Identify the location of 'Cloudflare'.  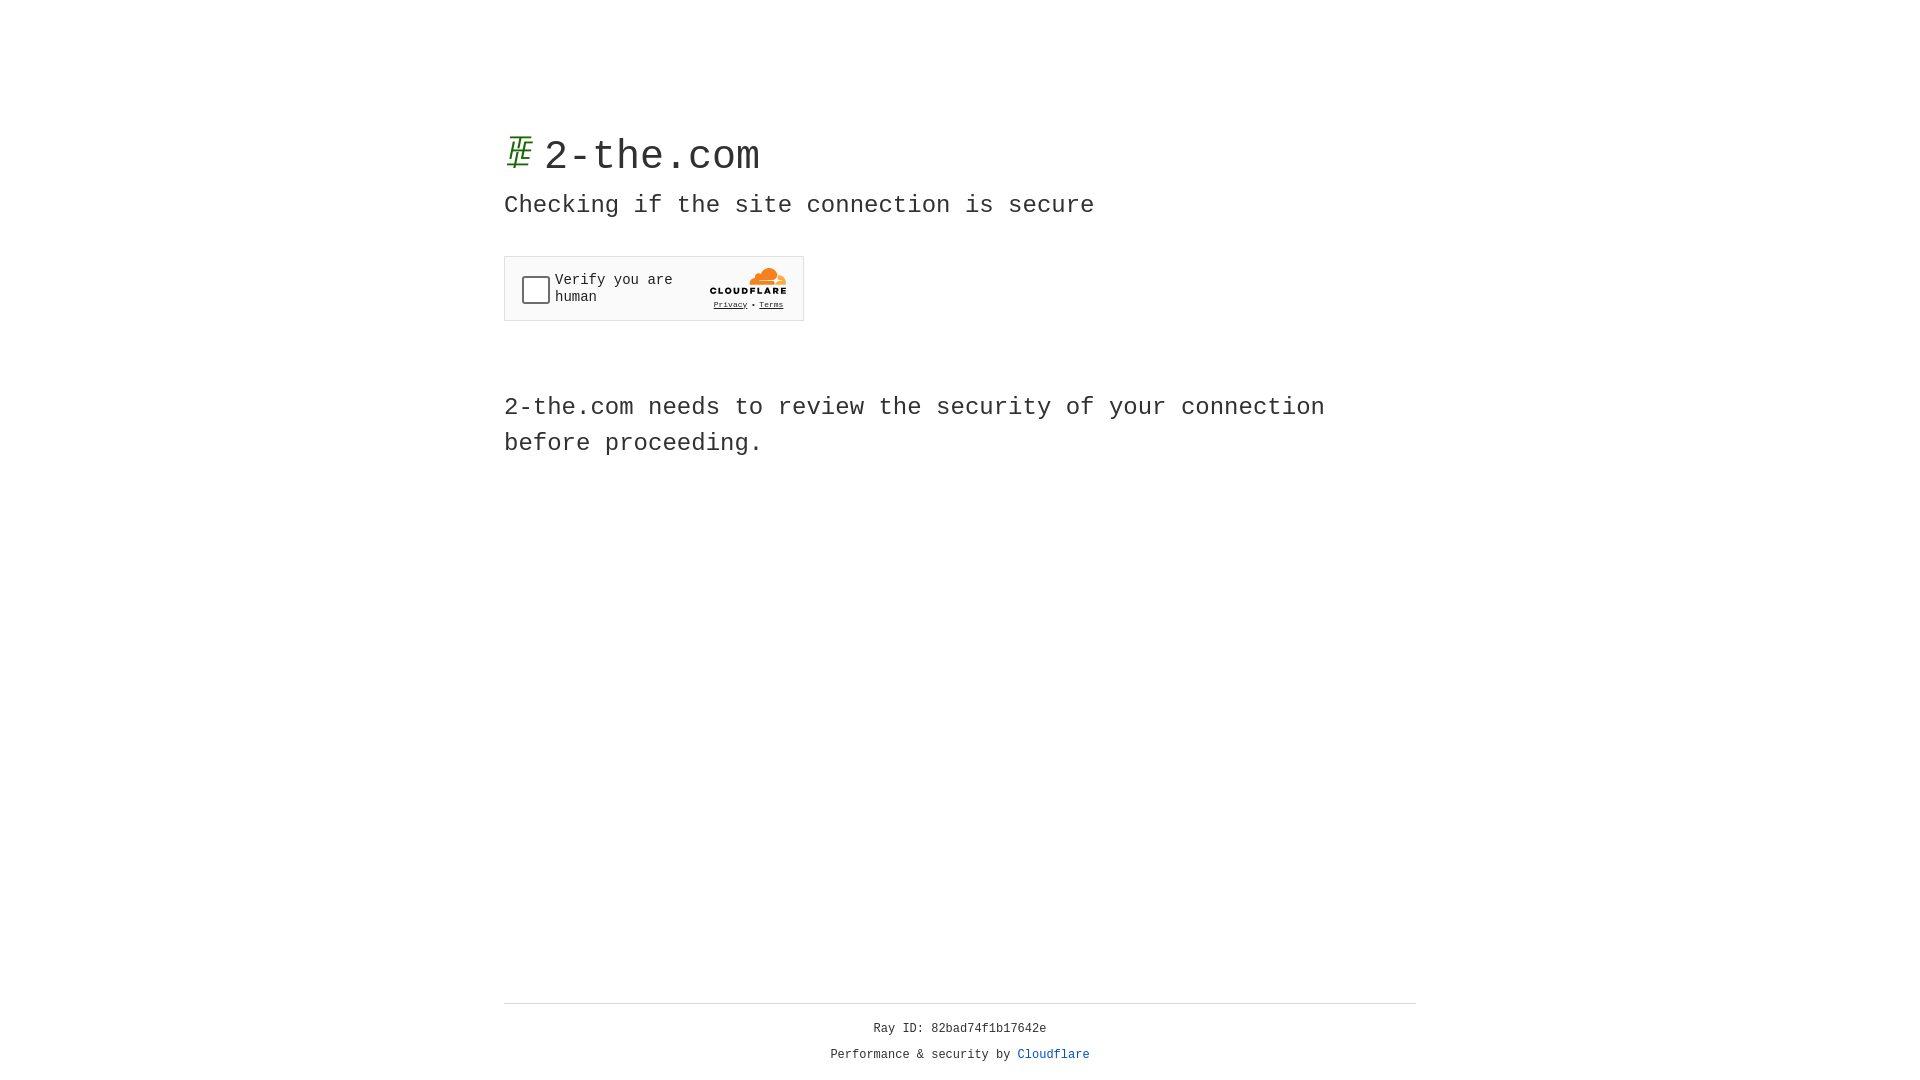
(1053, 1054).